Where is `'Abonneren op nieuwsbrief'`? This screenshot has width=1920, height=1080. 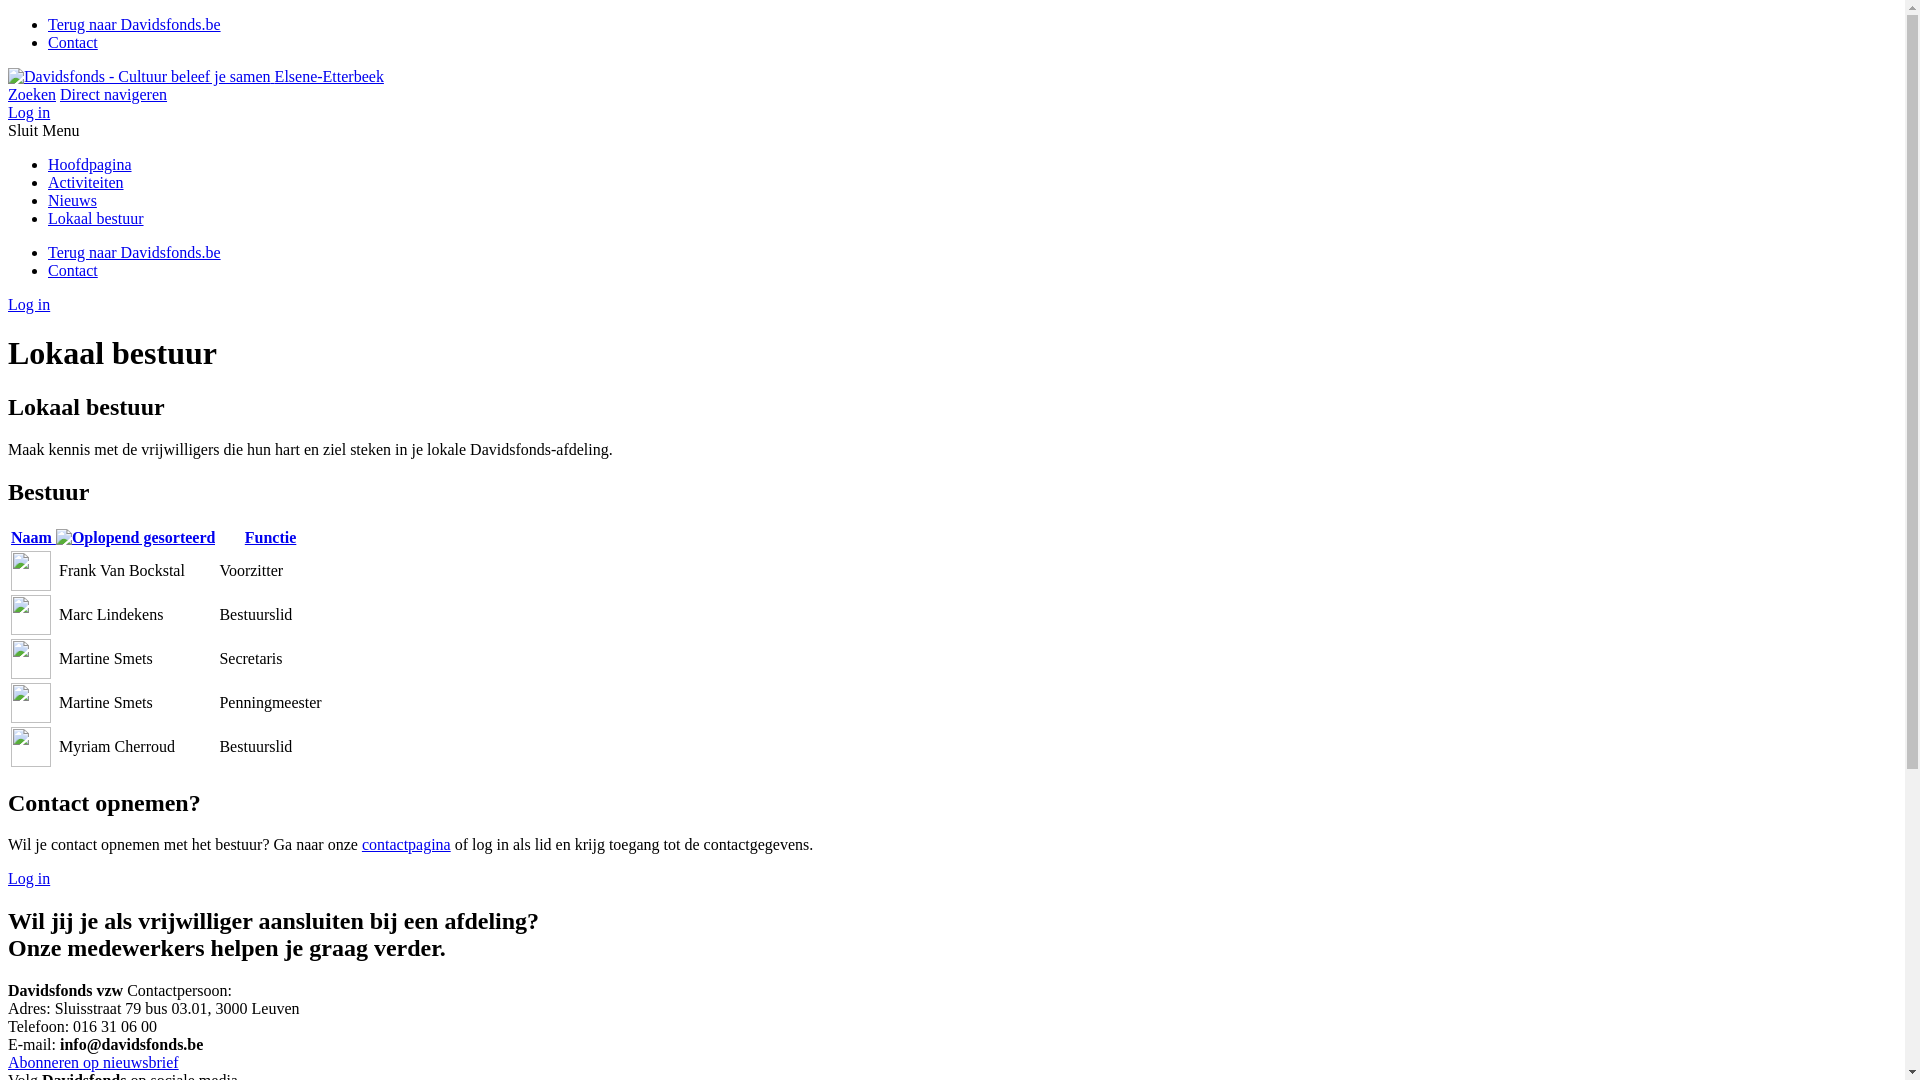
'Abonneren op nieuwsbrief' is located at coordinates (92, 1061).